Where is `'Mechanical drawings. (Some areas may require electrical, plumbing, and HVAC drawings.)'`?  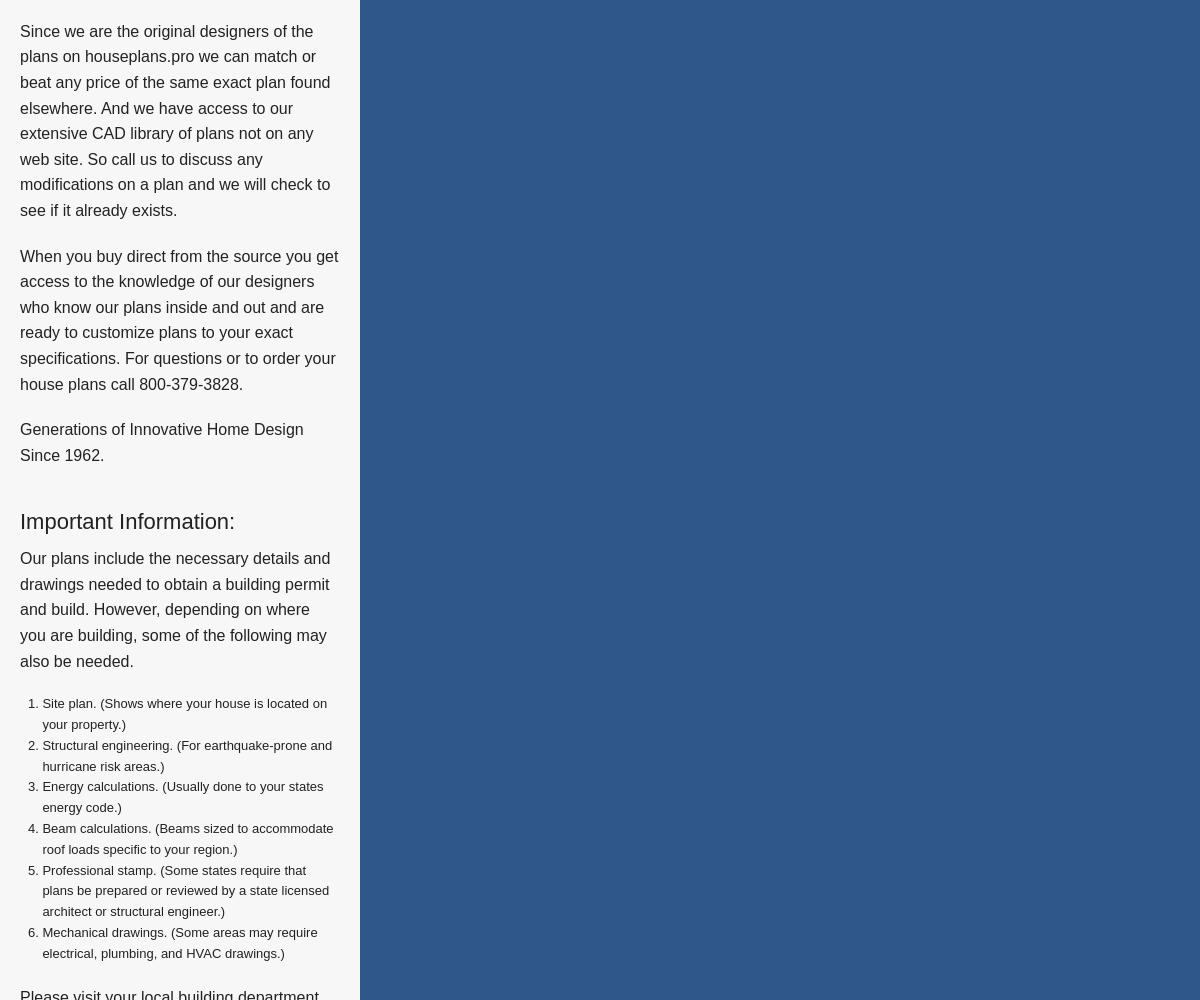 'Mechanical drawings. (Some areas may require electrical, plumbing, and HVAC drawings.)' is located at coordinates (178, 941).